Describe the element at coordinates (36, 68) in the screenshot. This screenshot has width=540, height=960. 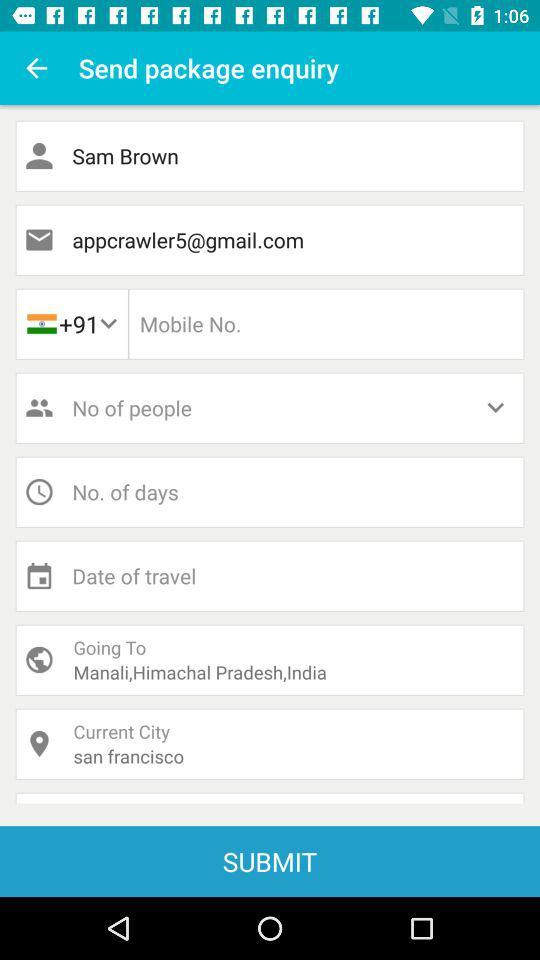
I see `go back` at that location.